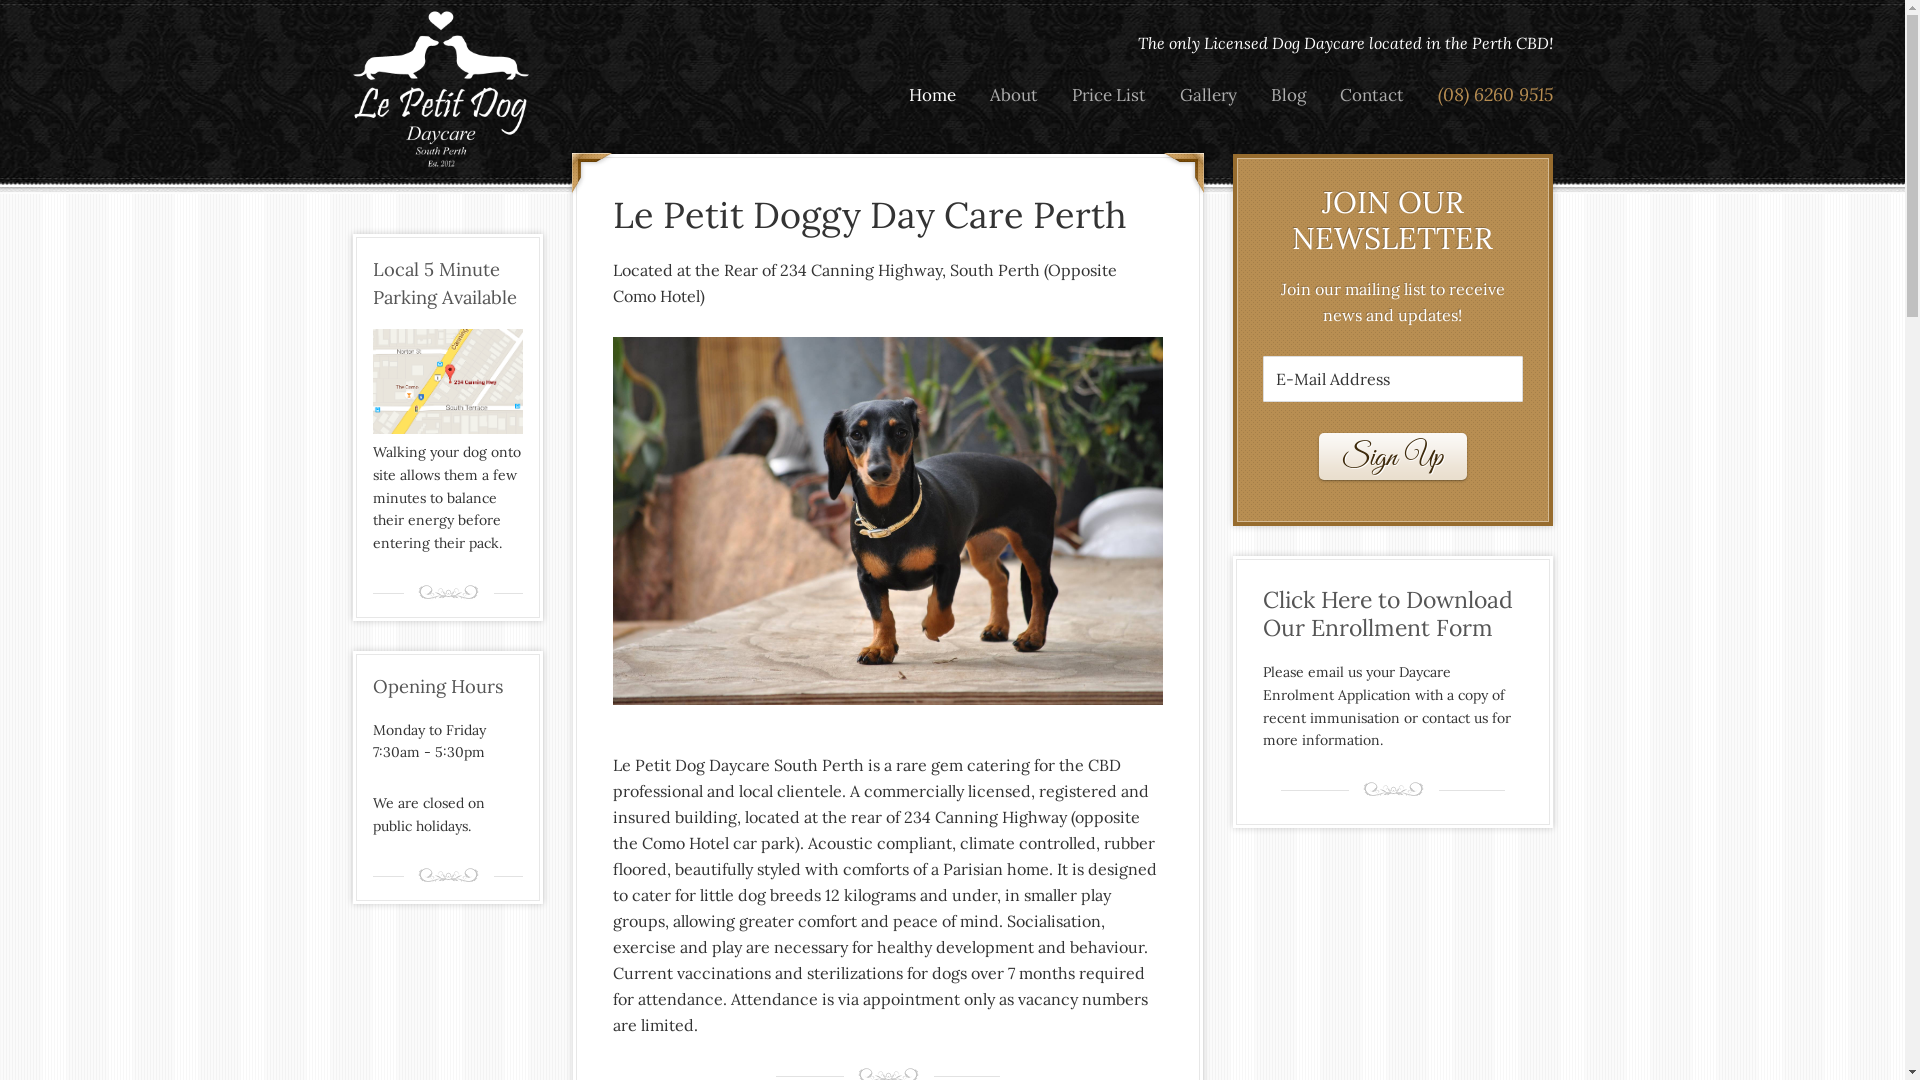  Describe the element at coordinates (440, 88) in the screenshot. I see `'Le Petit Dog'` at that location.